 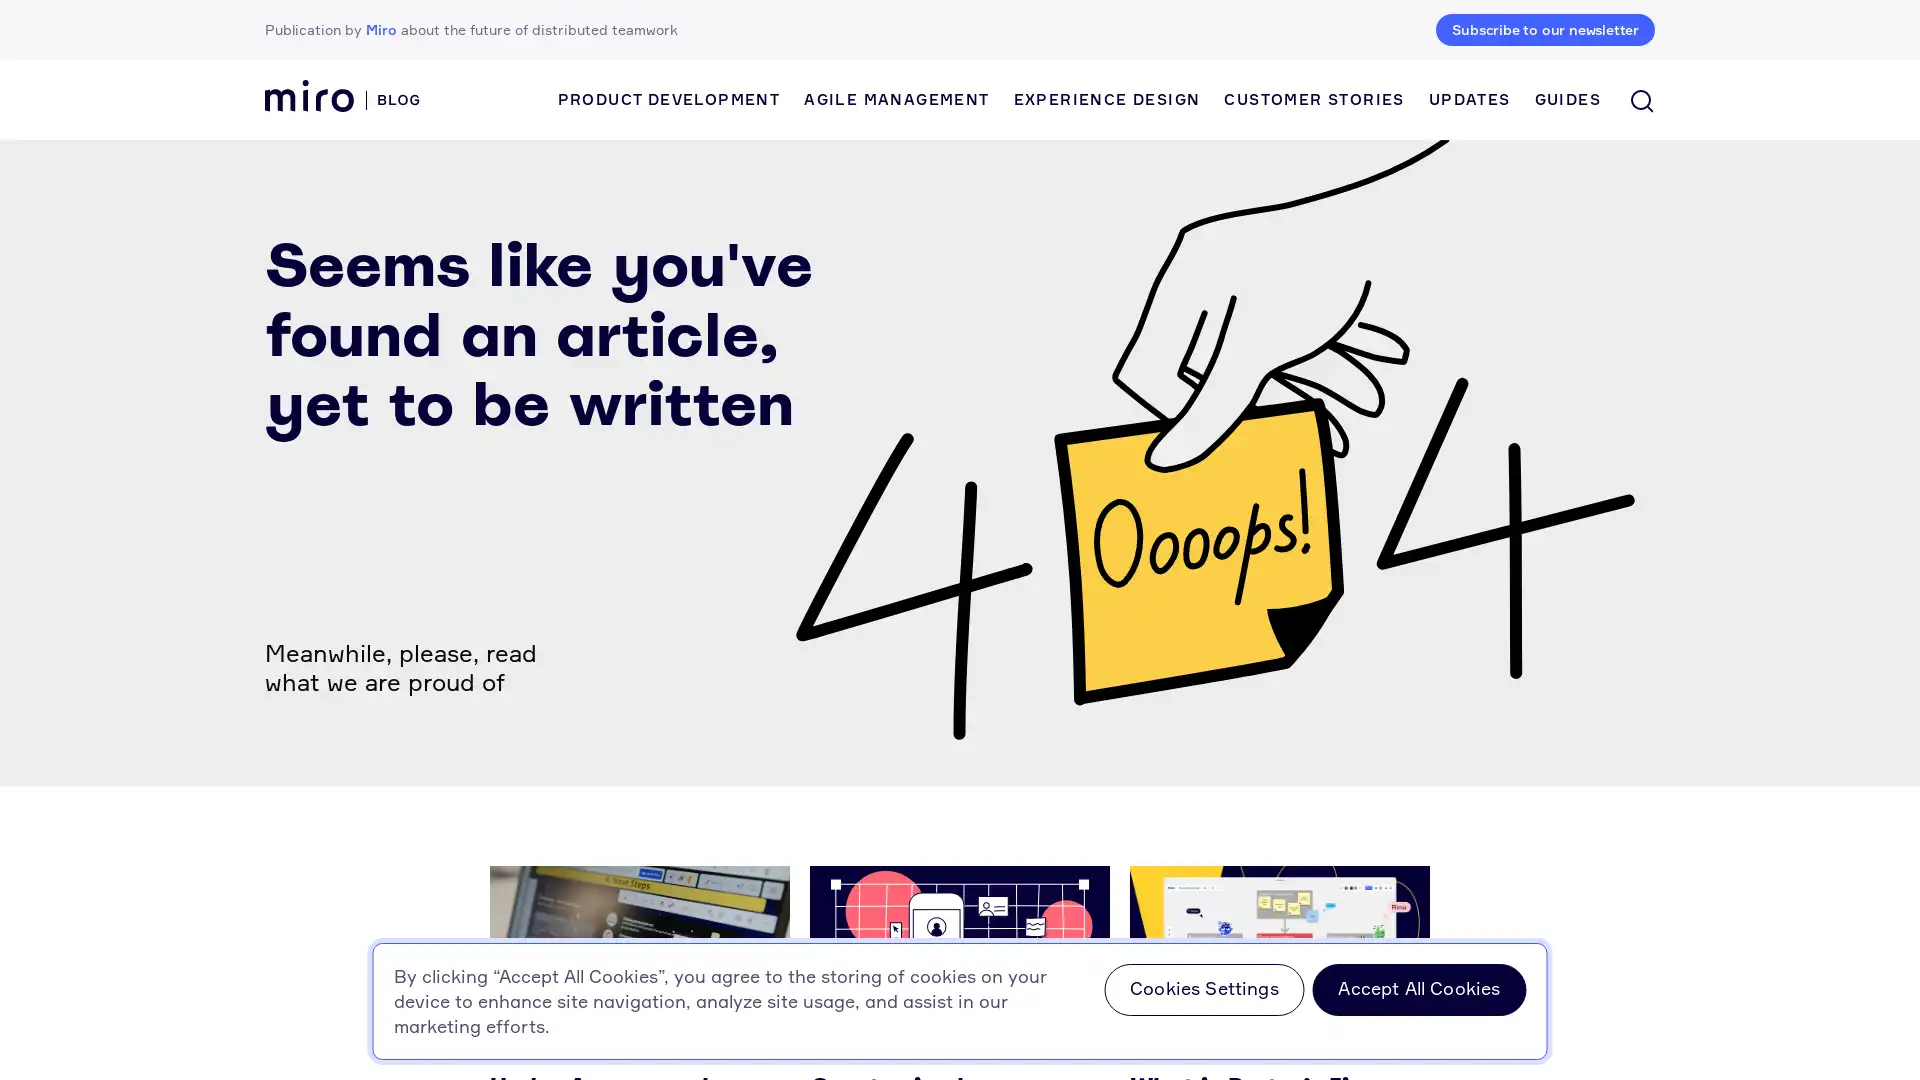 I want to click on Subscribe to our newsletter, so click(x=1544, y=30).